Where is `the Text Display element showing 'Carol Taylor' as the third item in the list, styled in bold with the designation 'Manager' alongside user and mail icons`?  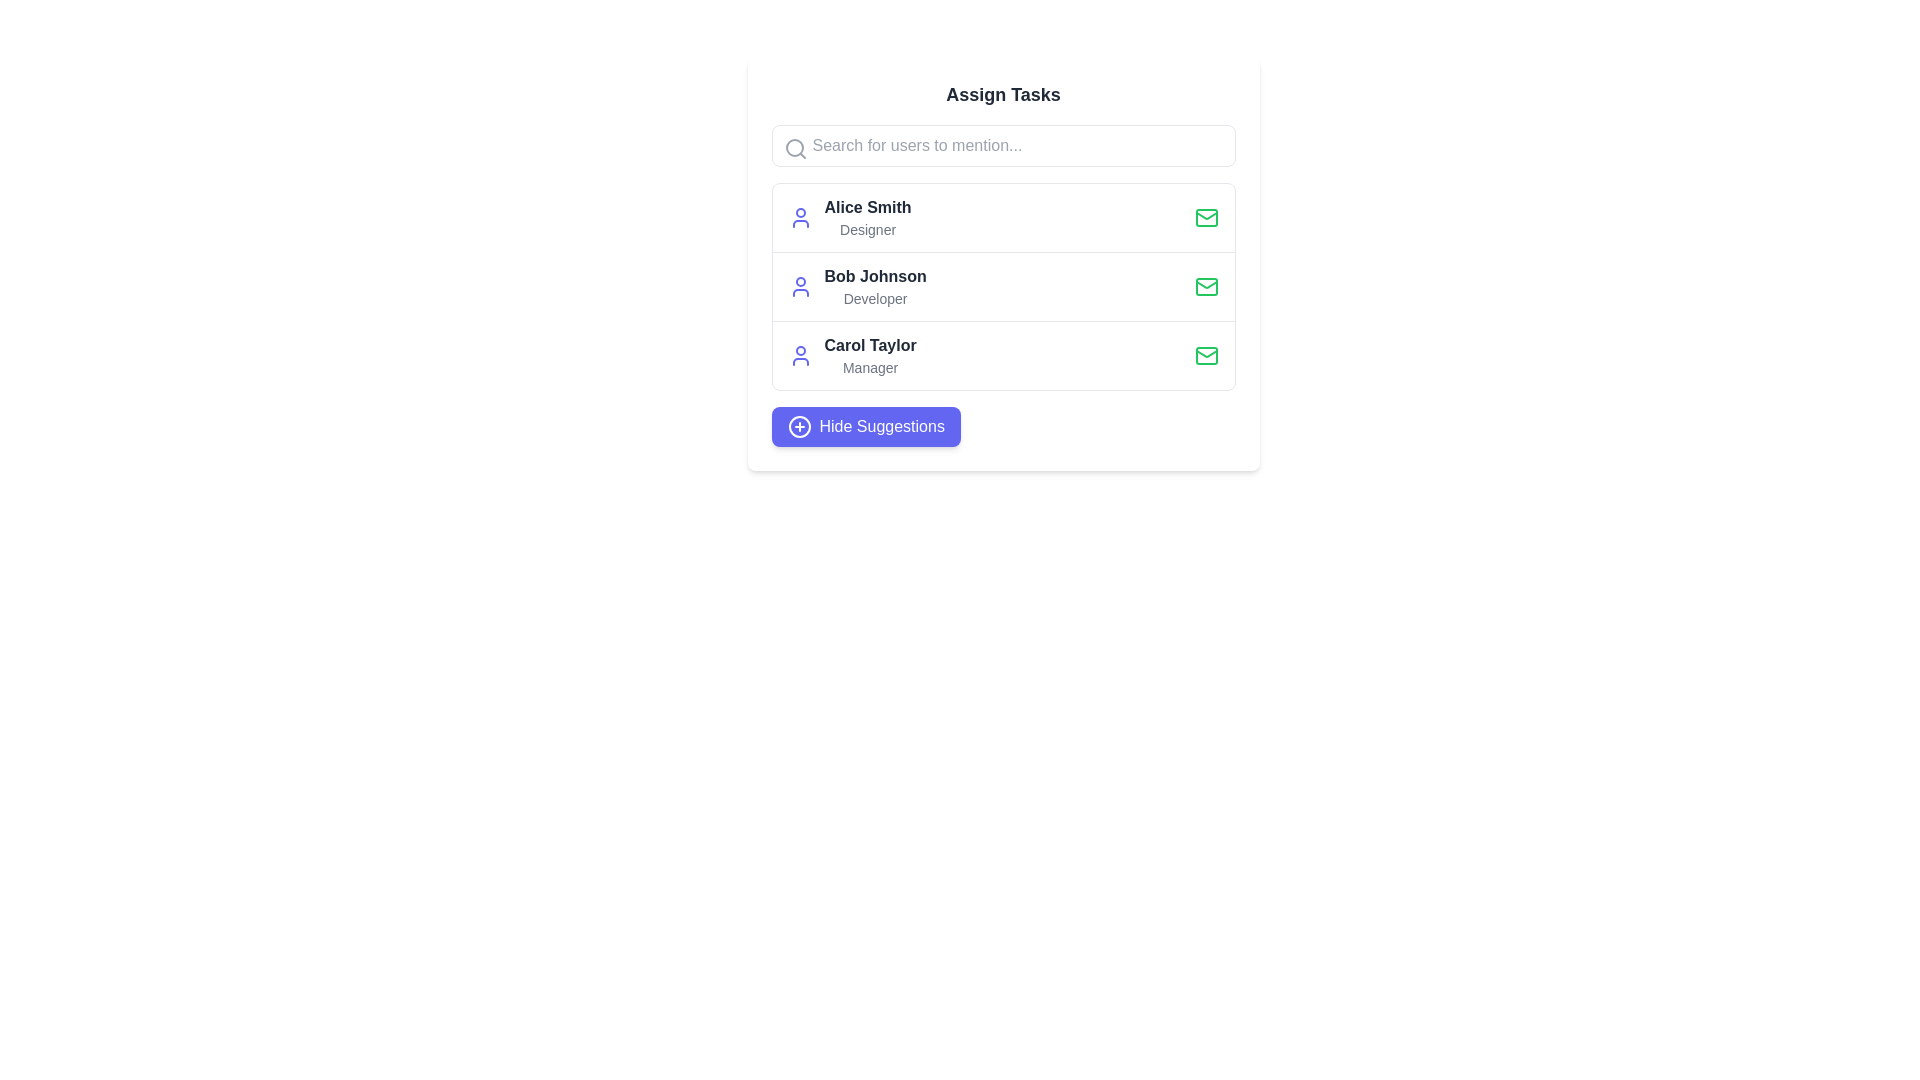 the Text Display element showing 'Carol Taylor' as the third item in the list, styled in bold with the designation 'Manager' alongside user and mail icons is located at coordinates (870, 354).